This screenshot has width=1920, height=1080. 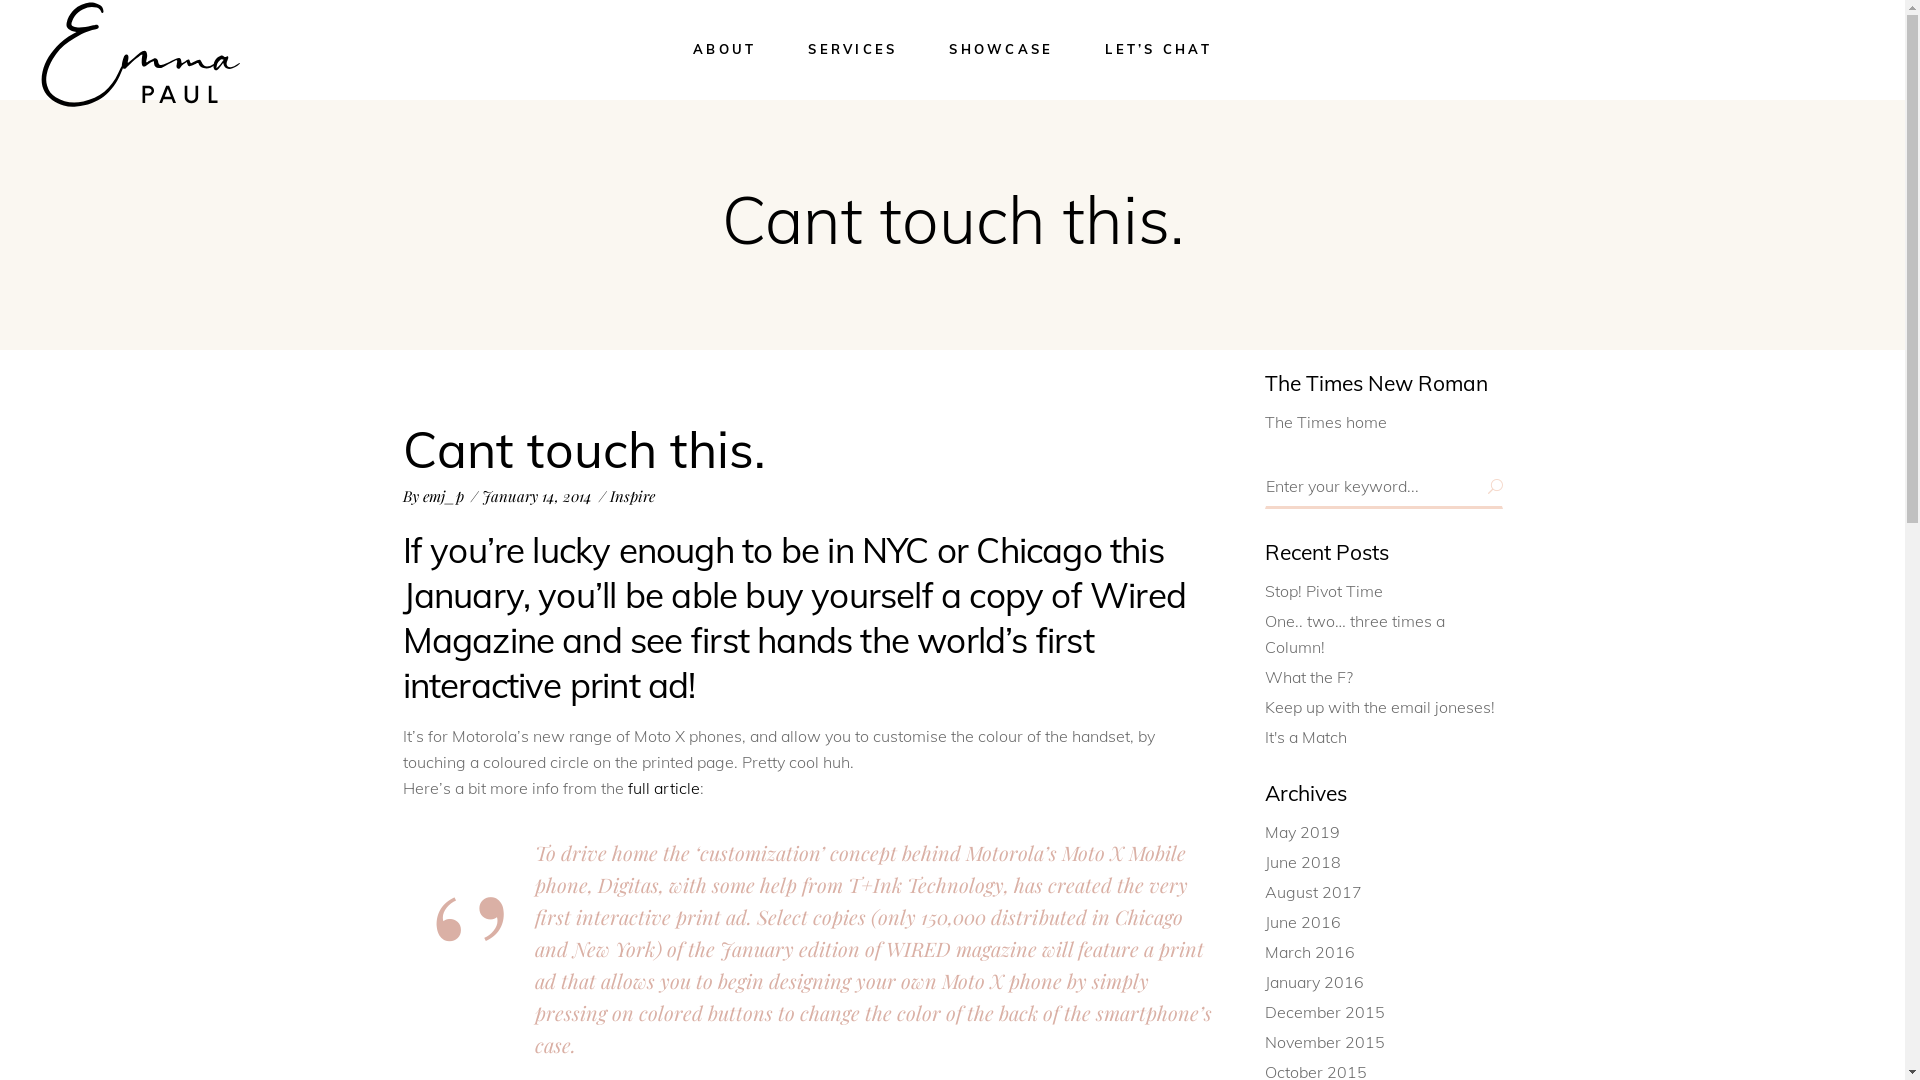 What do you see at coordinates (1324, 1040) in the screenshot?
I see `'November 2015'` at bounding box center [1324, 1040].